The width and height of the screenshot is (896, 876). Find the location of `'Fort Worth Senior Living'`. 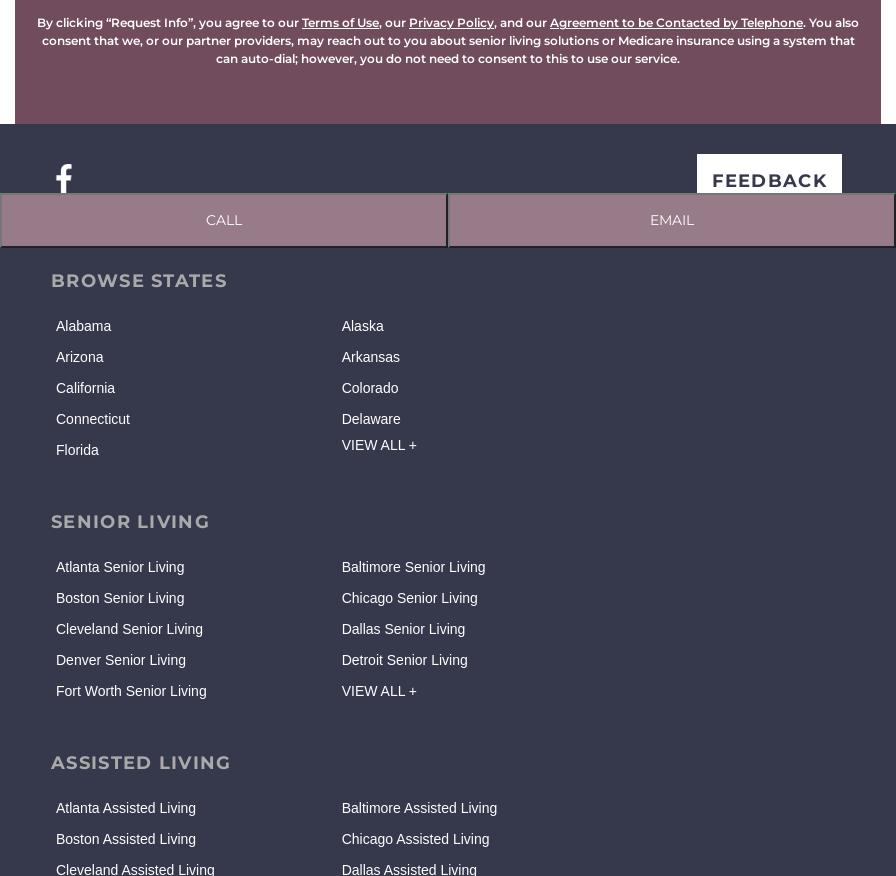

'Fort Worth Senior Living' is located at coordinates (130, 689).